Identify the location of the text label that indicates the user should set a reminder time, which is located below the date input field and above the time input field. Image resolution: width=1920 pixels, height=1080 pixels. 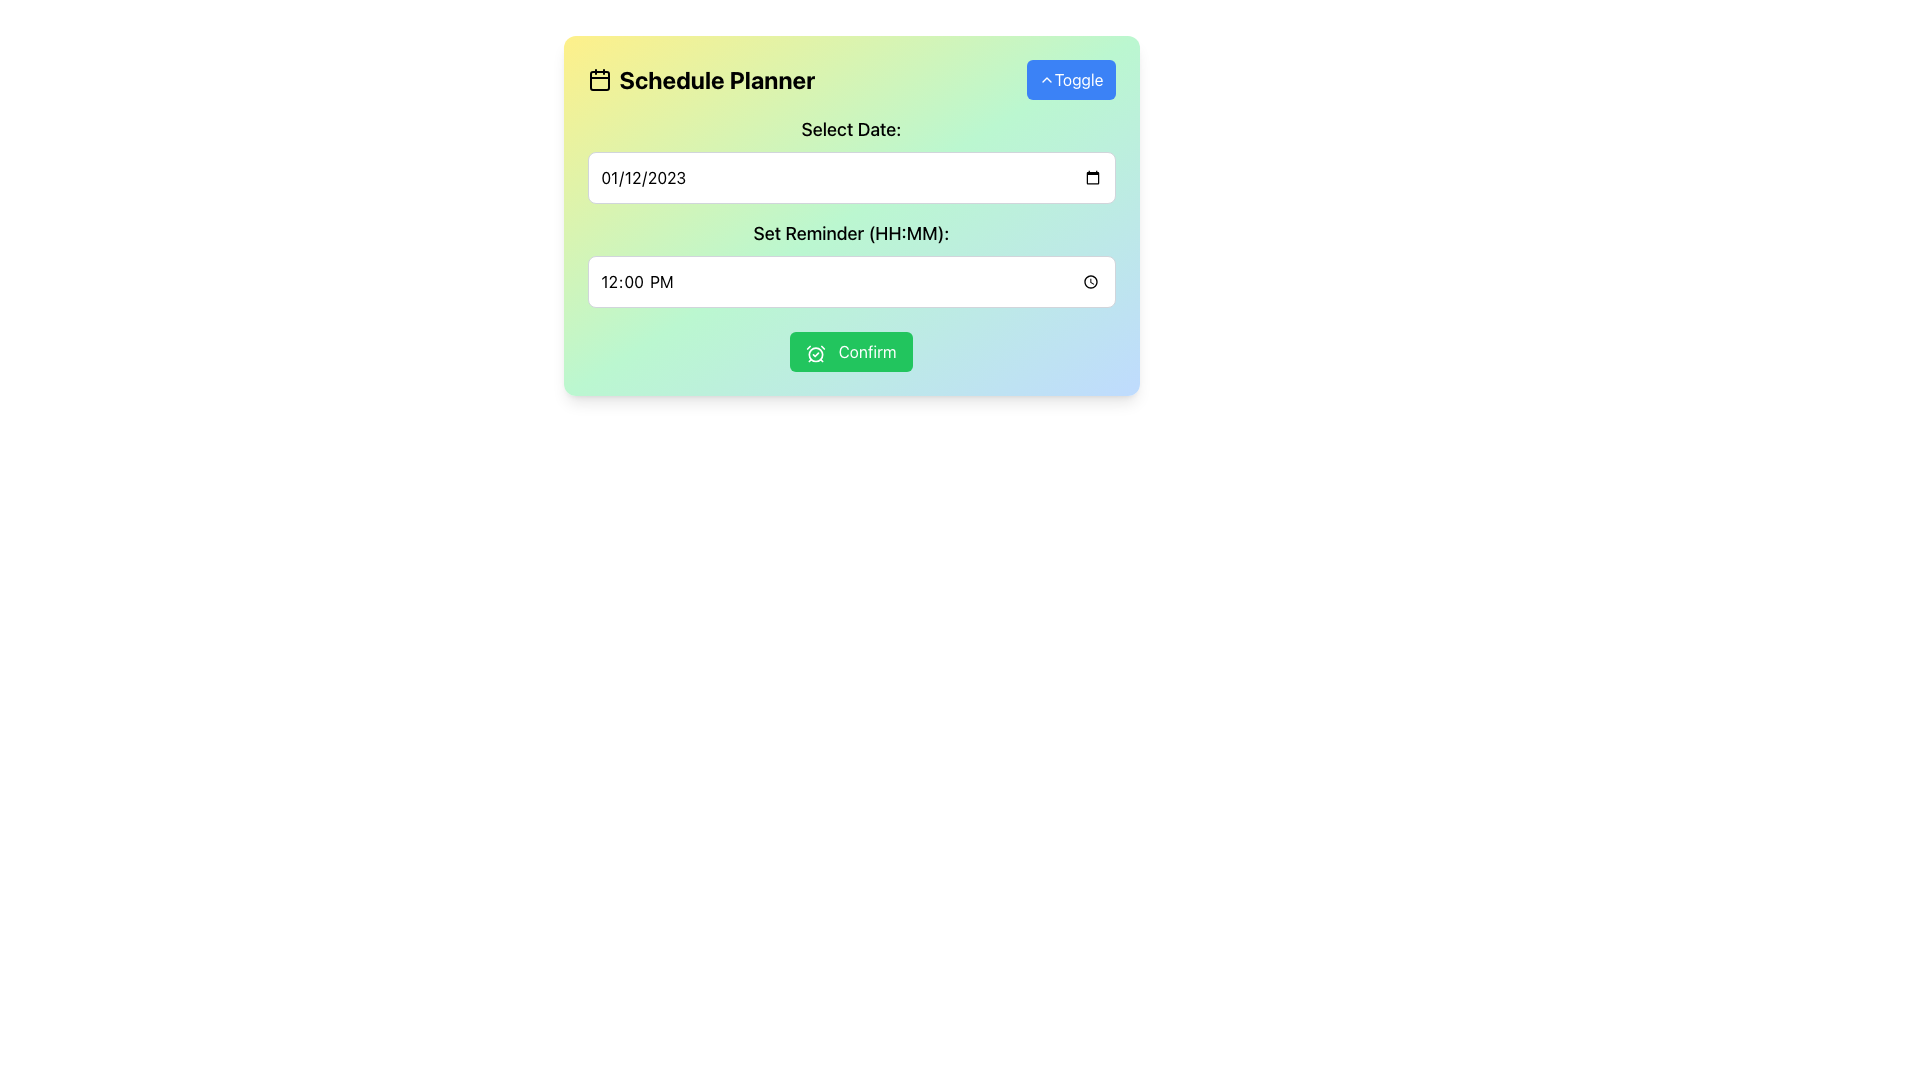
(851, 233).